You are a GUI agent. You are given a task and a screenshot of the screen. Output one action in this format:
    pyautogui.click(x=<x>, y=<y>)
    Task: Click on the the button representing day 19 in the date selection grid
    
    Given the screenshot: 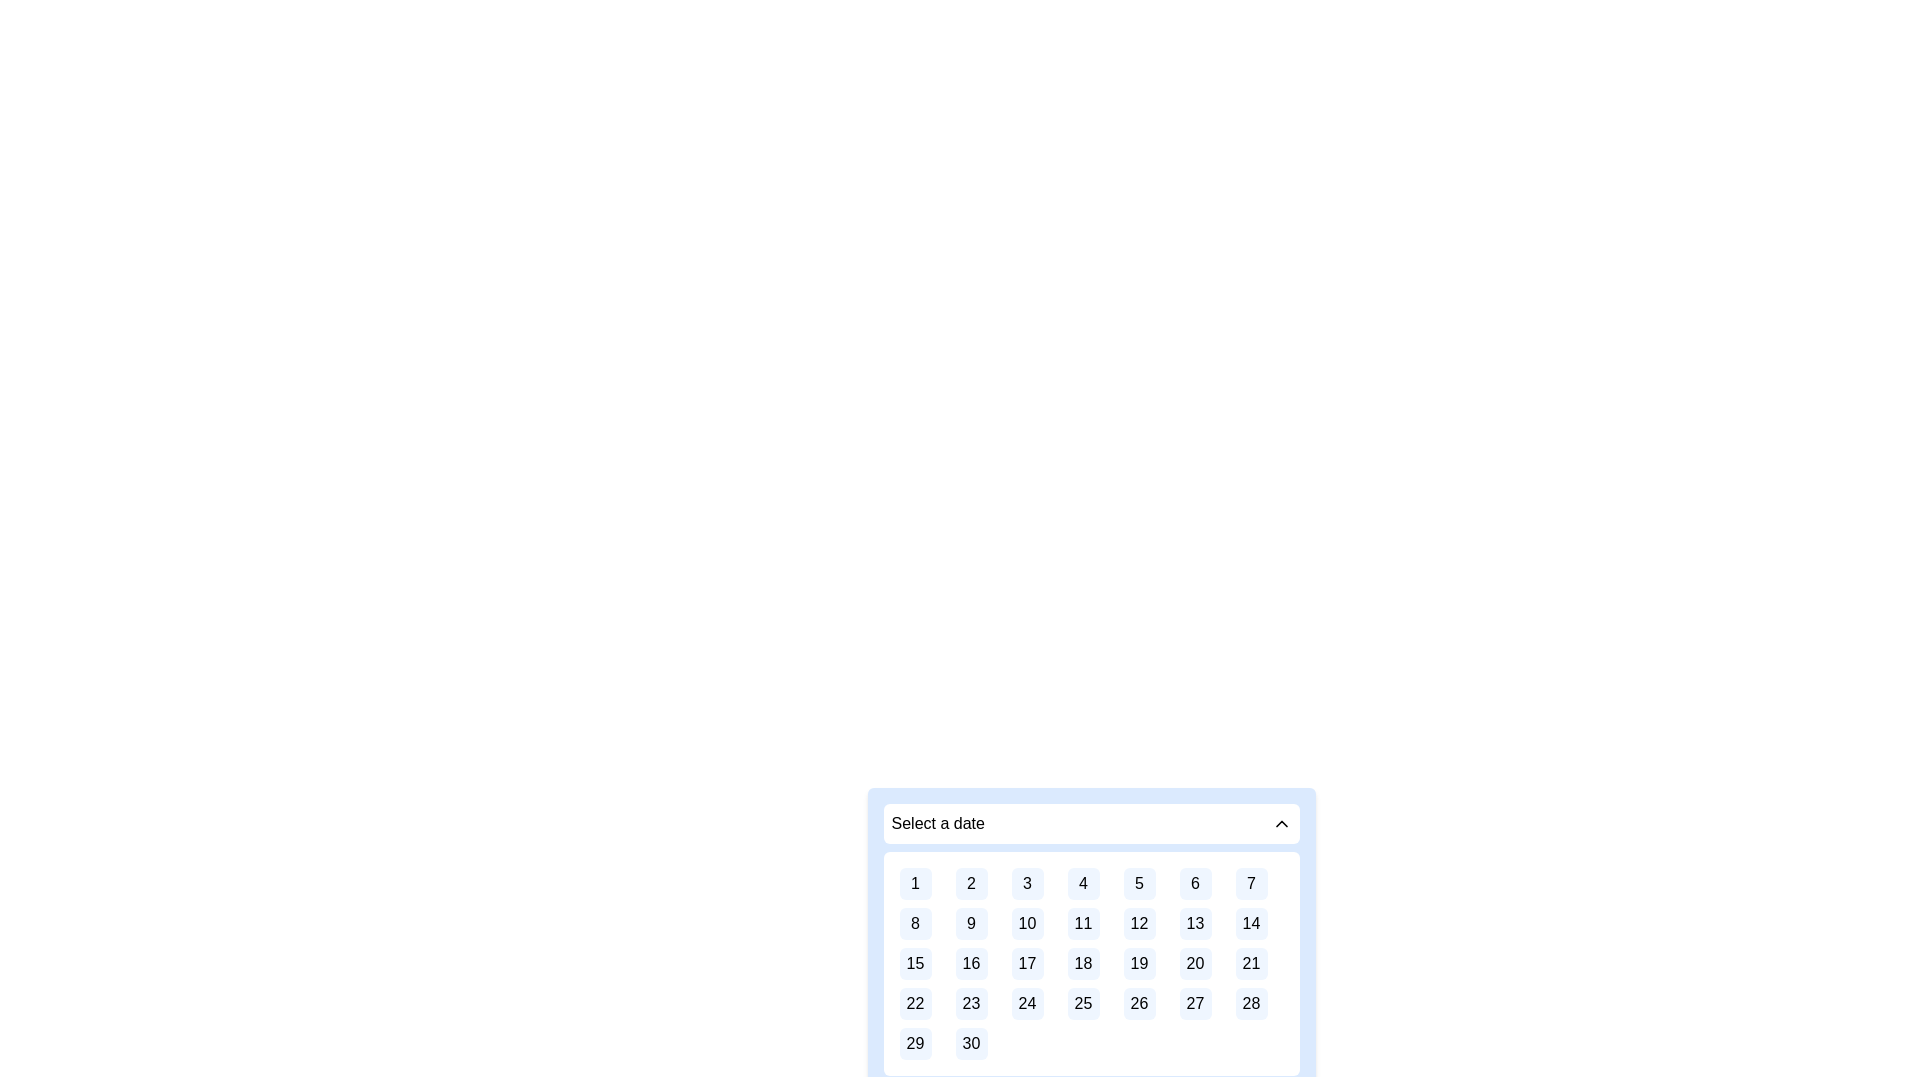 What is the action you would take?
    pyautogui.click(x=1139, y=963)
    